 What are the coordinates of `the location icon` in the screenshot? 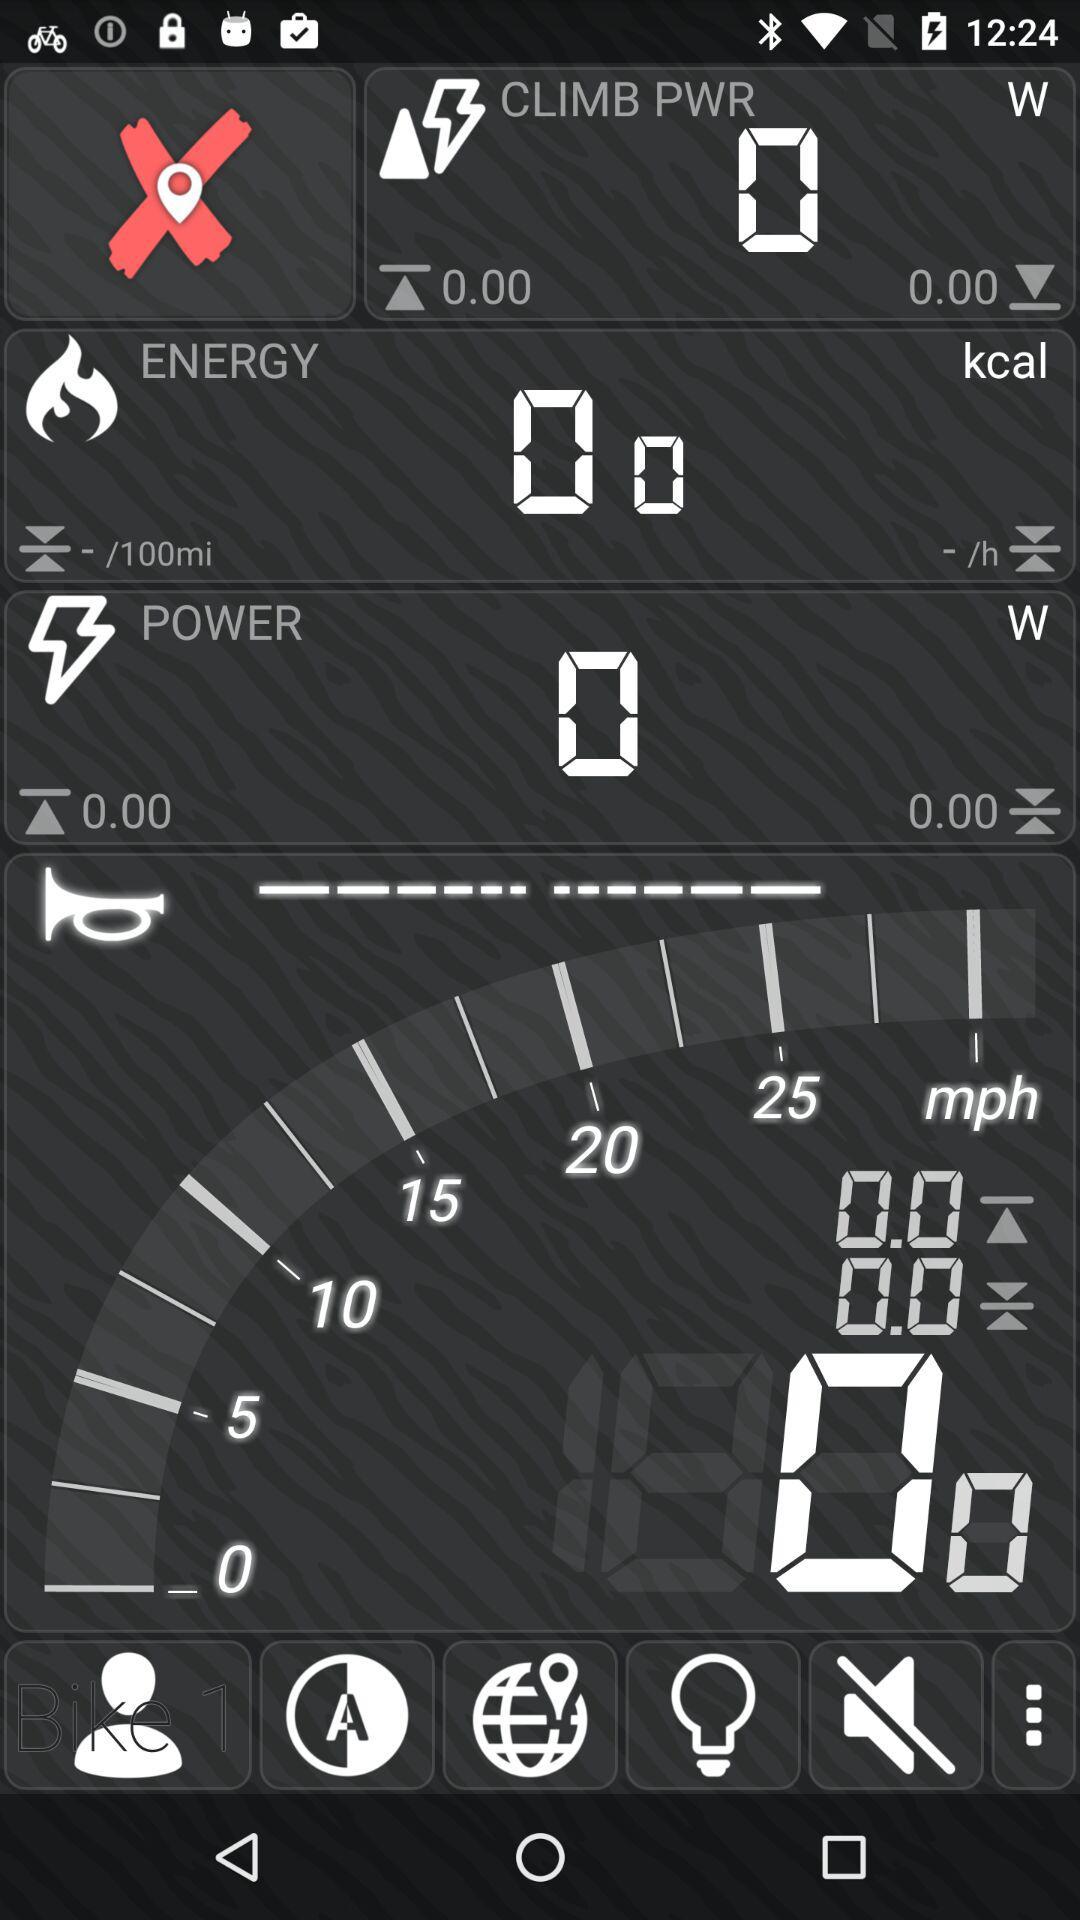 It's located at (529, 1714).